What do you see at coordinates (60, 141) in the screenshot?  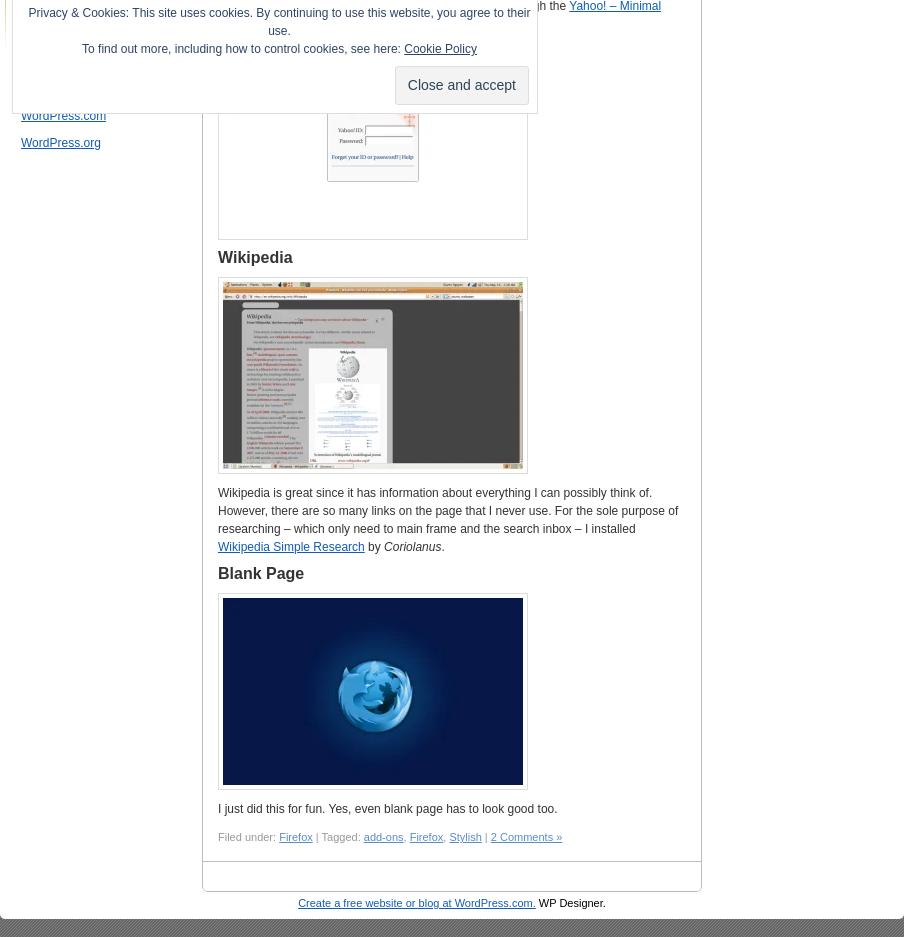 I see `'WordPress.org'` at bounding box center [60, 141].